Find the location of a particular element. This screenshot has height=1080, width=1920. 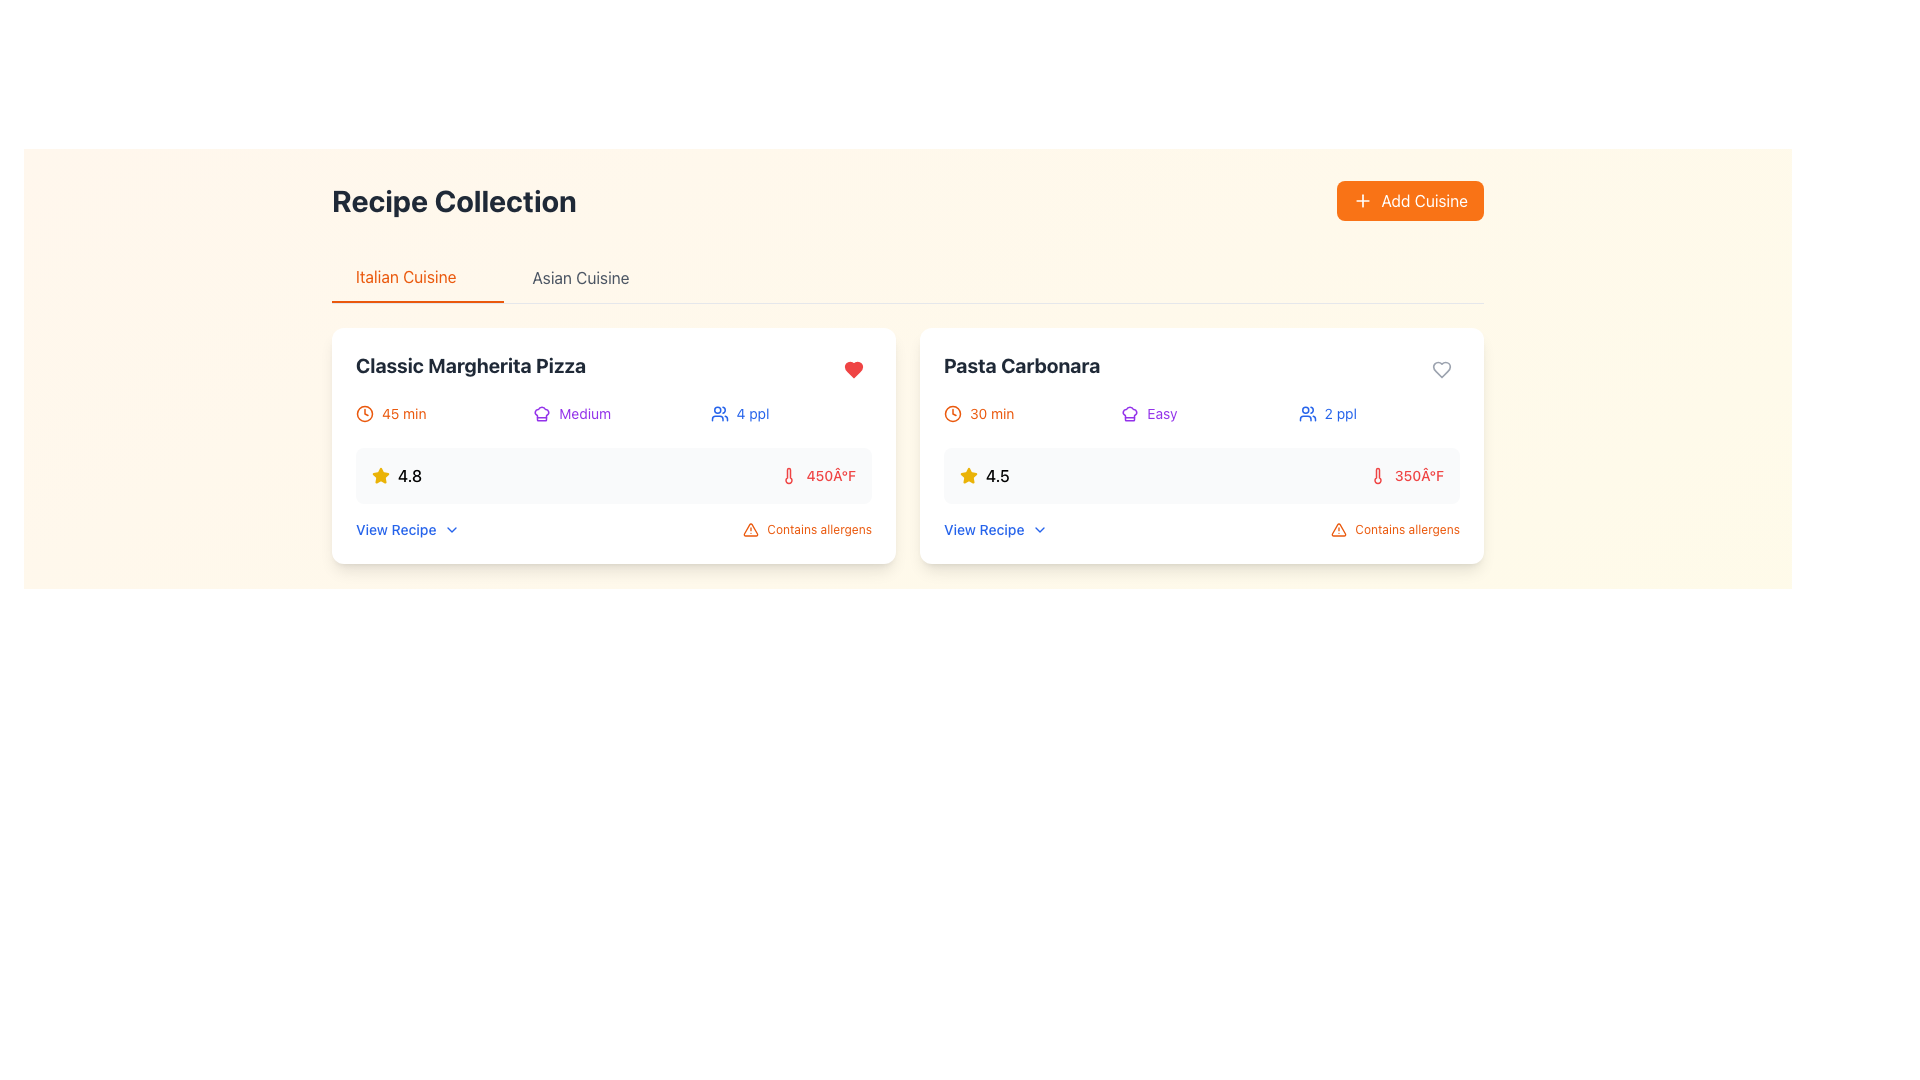

the clickable text labeled 'Italian Cuisine' styled with an orange font color to observe any effects is located at coordinates (417, 277).